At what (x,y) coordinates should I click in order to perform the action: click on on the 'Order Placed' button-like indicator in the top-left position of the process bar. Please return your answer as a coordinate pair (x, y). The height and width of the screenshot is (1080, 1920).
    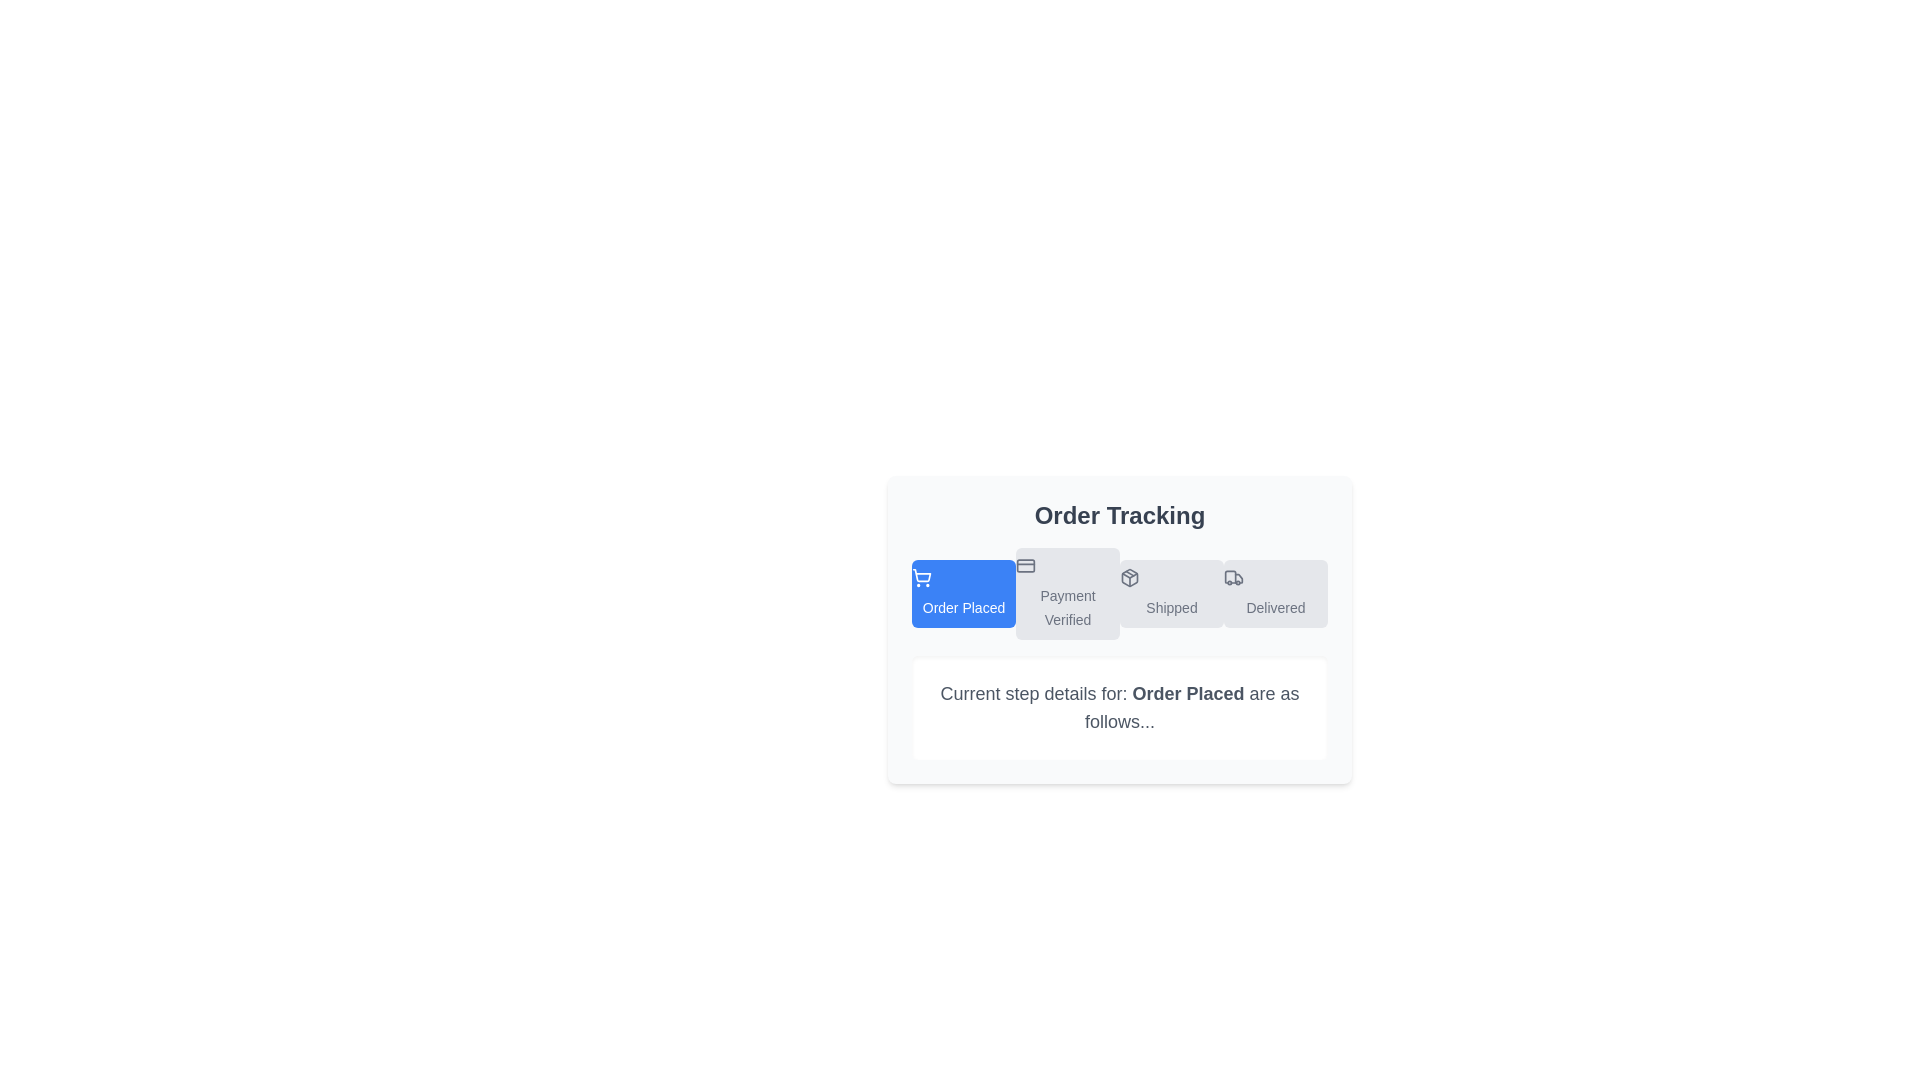
    Looking at the image, I should click on (964, 593).